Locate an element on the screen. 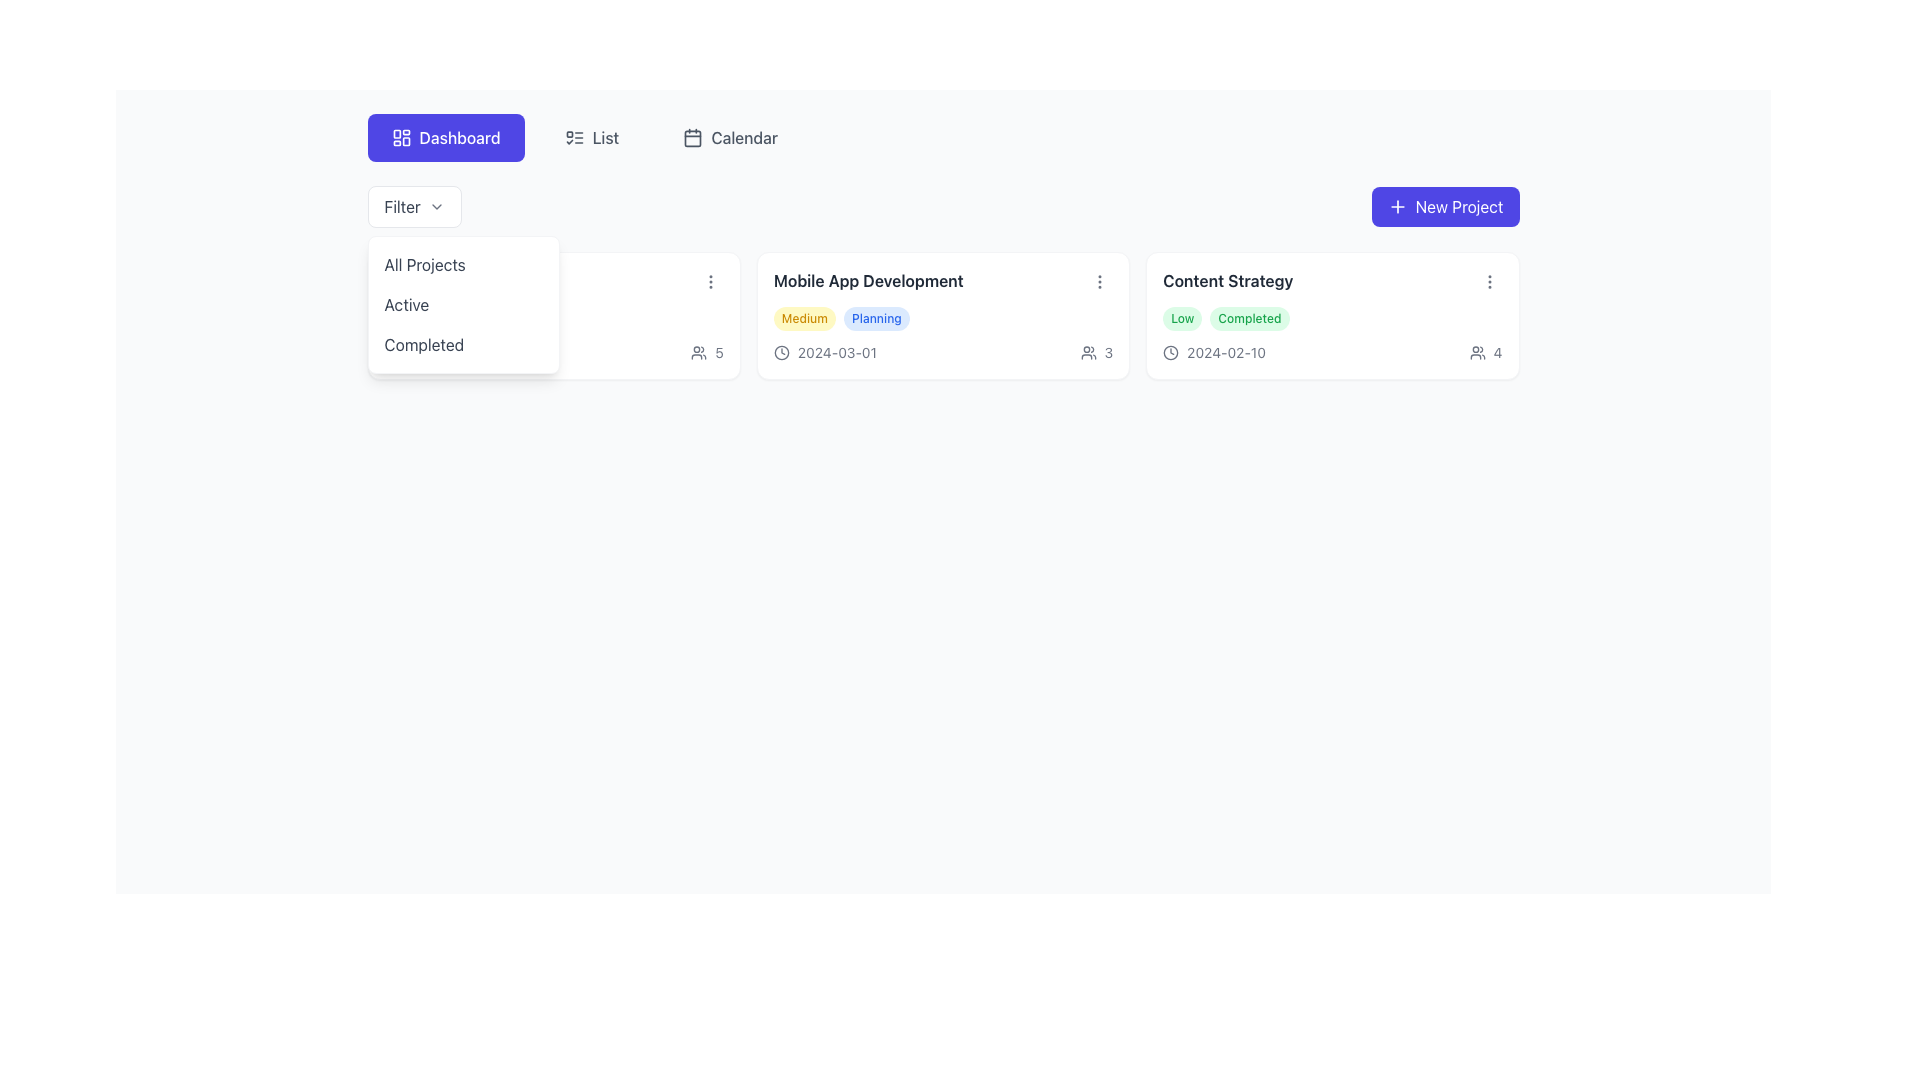 The height and width of the screenshot is (1080, 1920). the 'Filter' dropdown menu trigger located in the header section is located at coordinates (413, 207).